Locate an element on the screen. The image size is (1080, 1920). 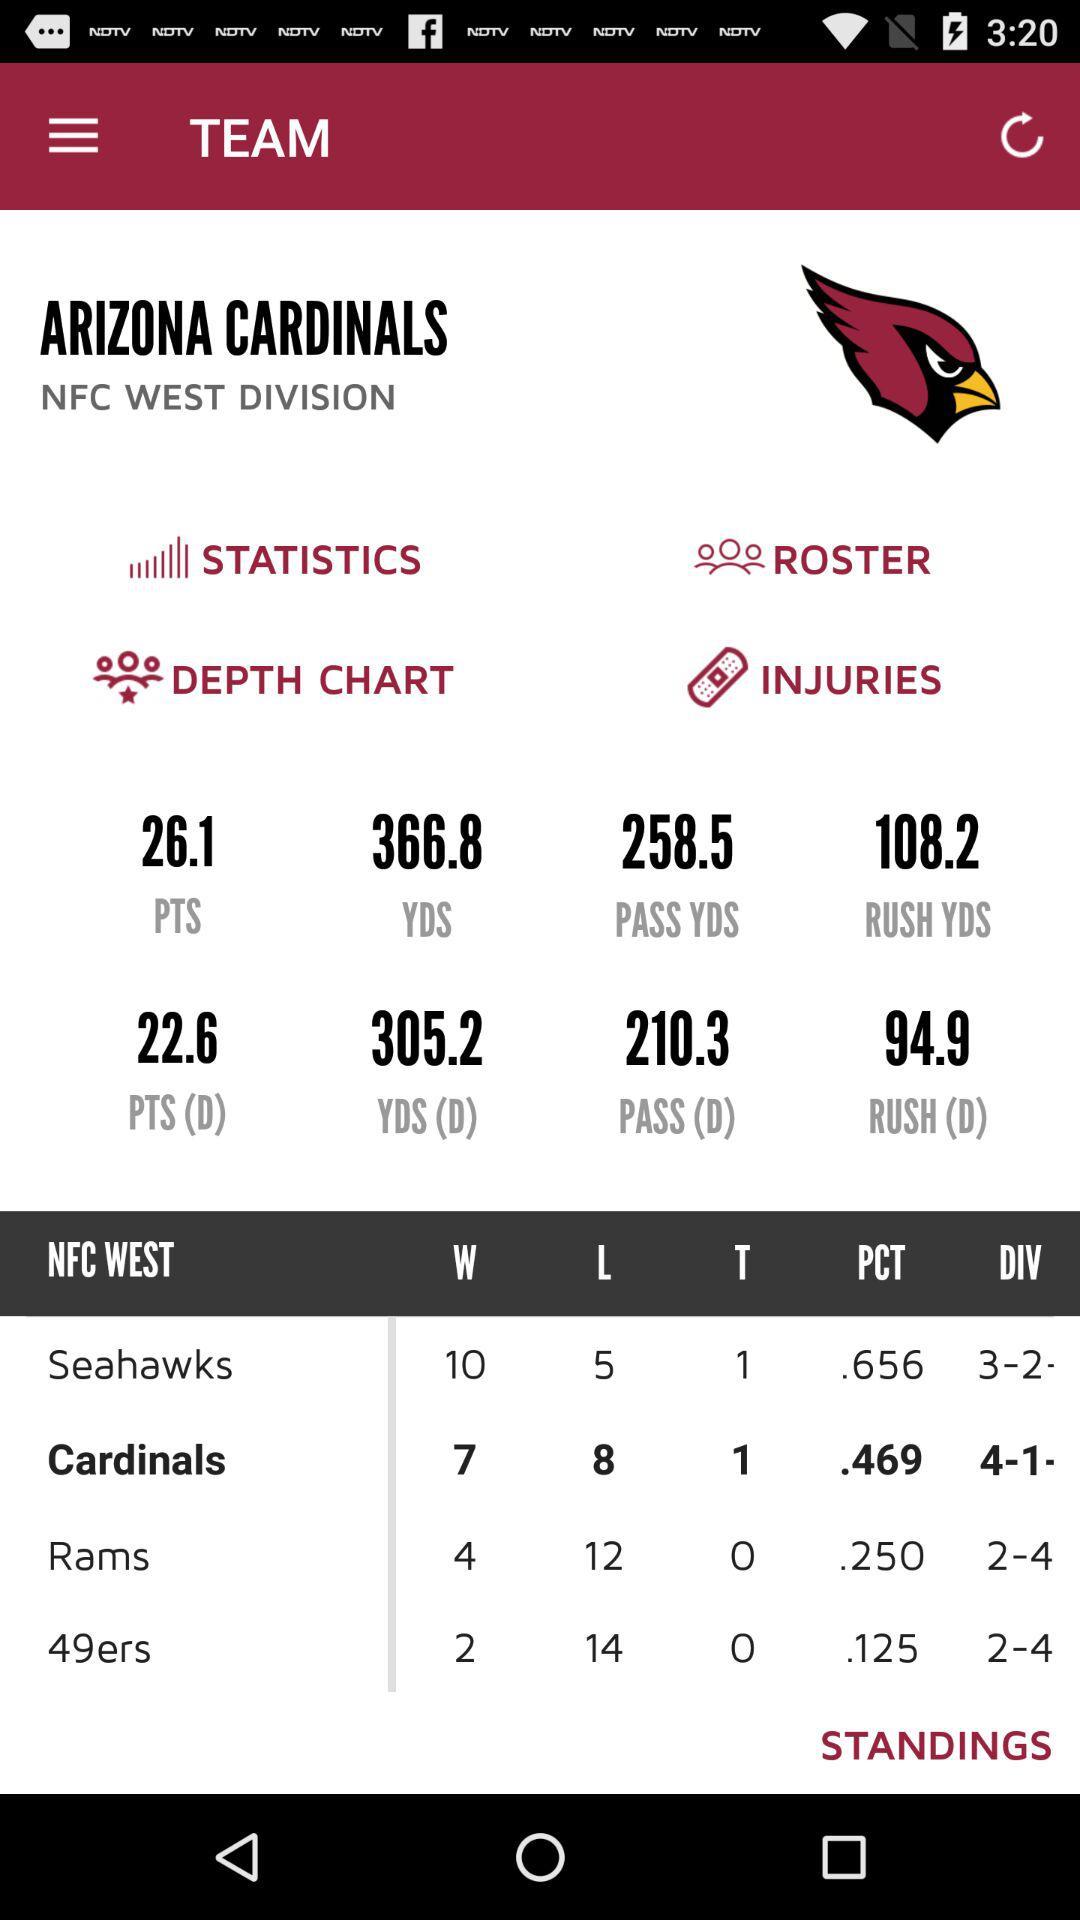
the icon next to team is located at coordinates (72, 135).